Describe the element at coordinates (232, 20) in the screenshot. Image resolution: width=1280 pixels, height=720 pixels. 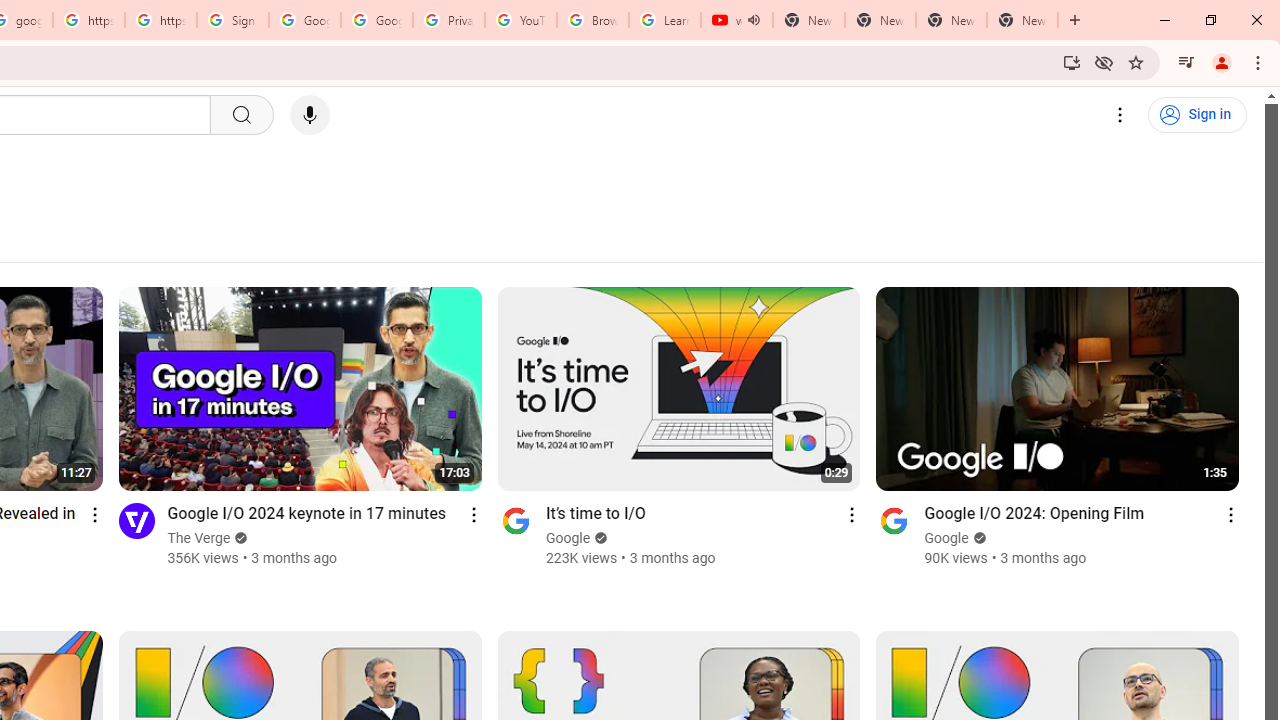
I see `'Sign in - Google Accounts'` at that location.